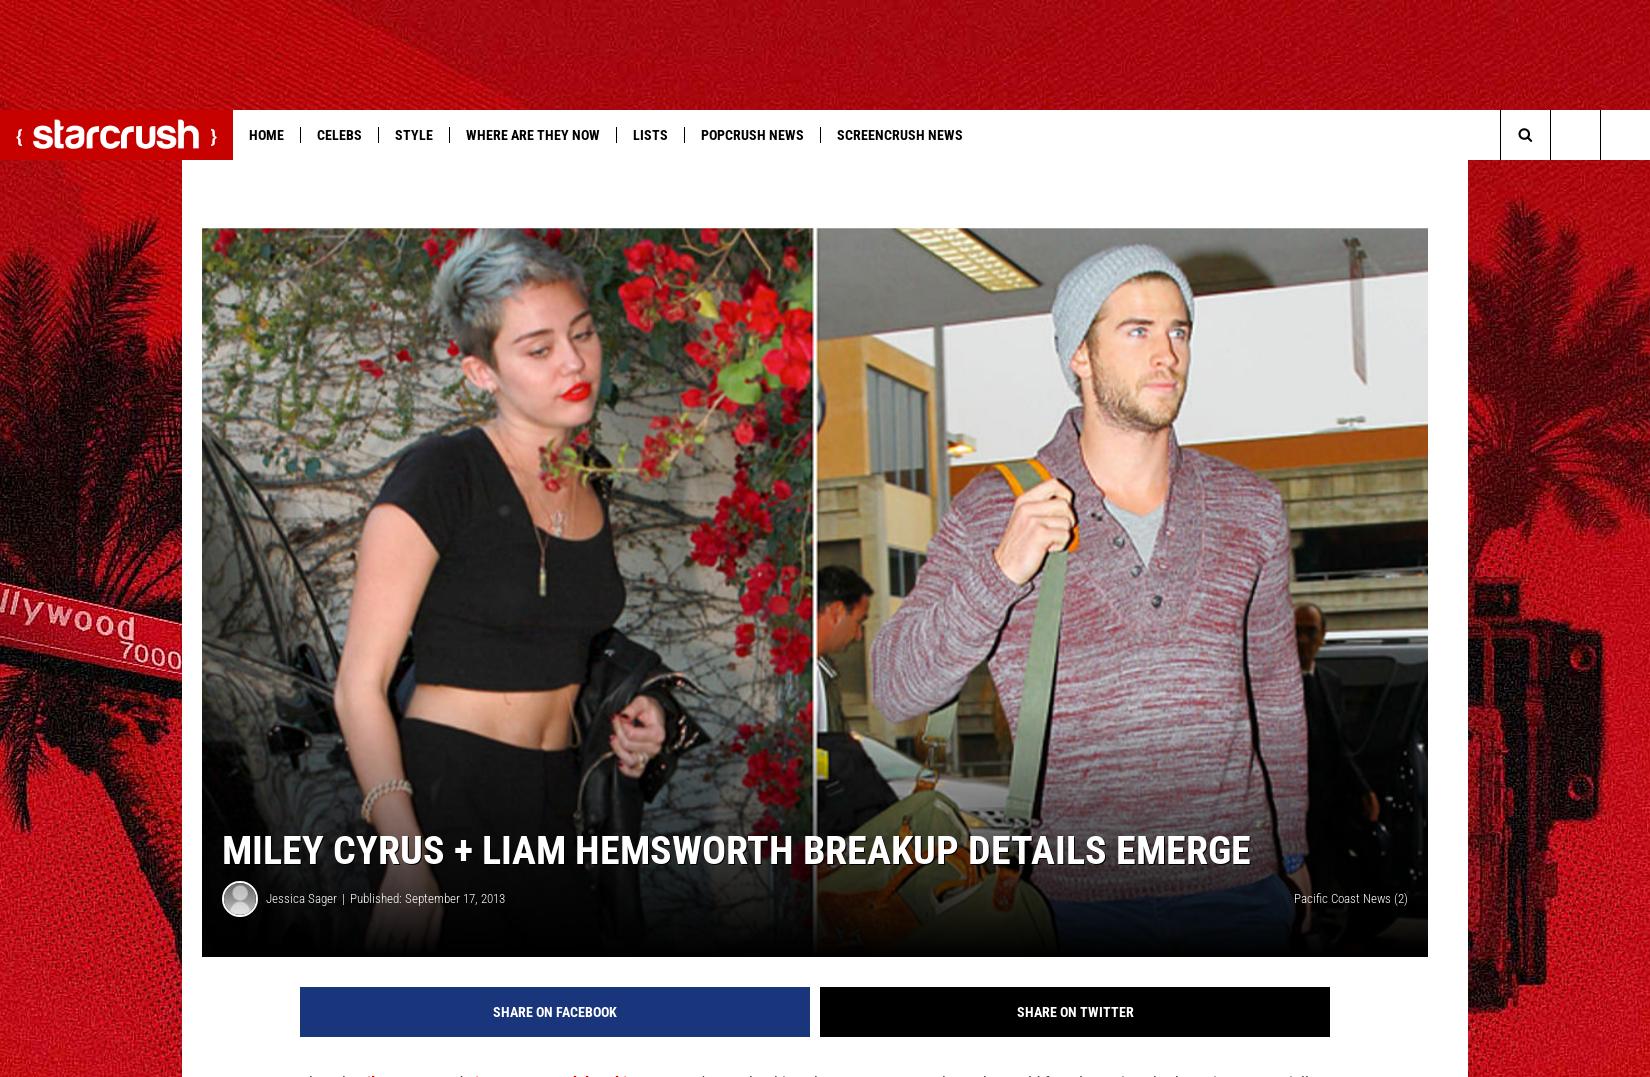  What do you see at coordinates (55, 174) in the screenshot?
I see `'Best of Web:'` at bounding box center [55, 174].